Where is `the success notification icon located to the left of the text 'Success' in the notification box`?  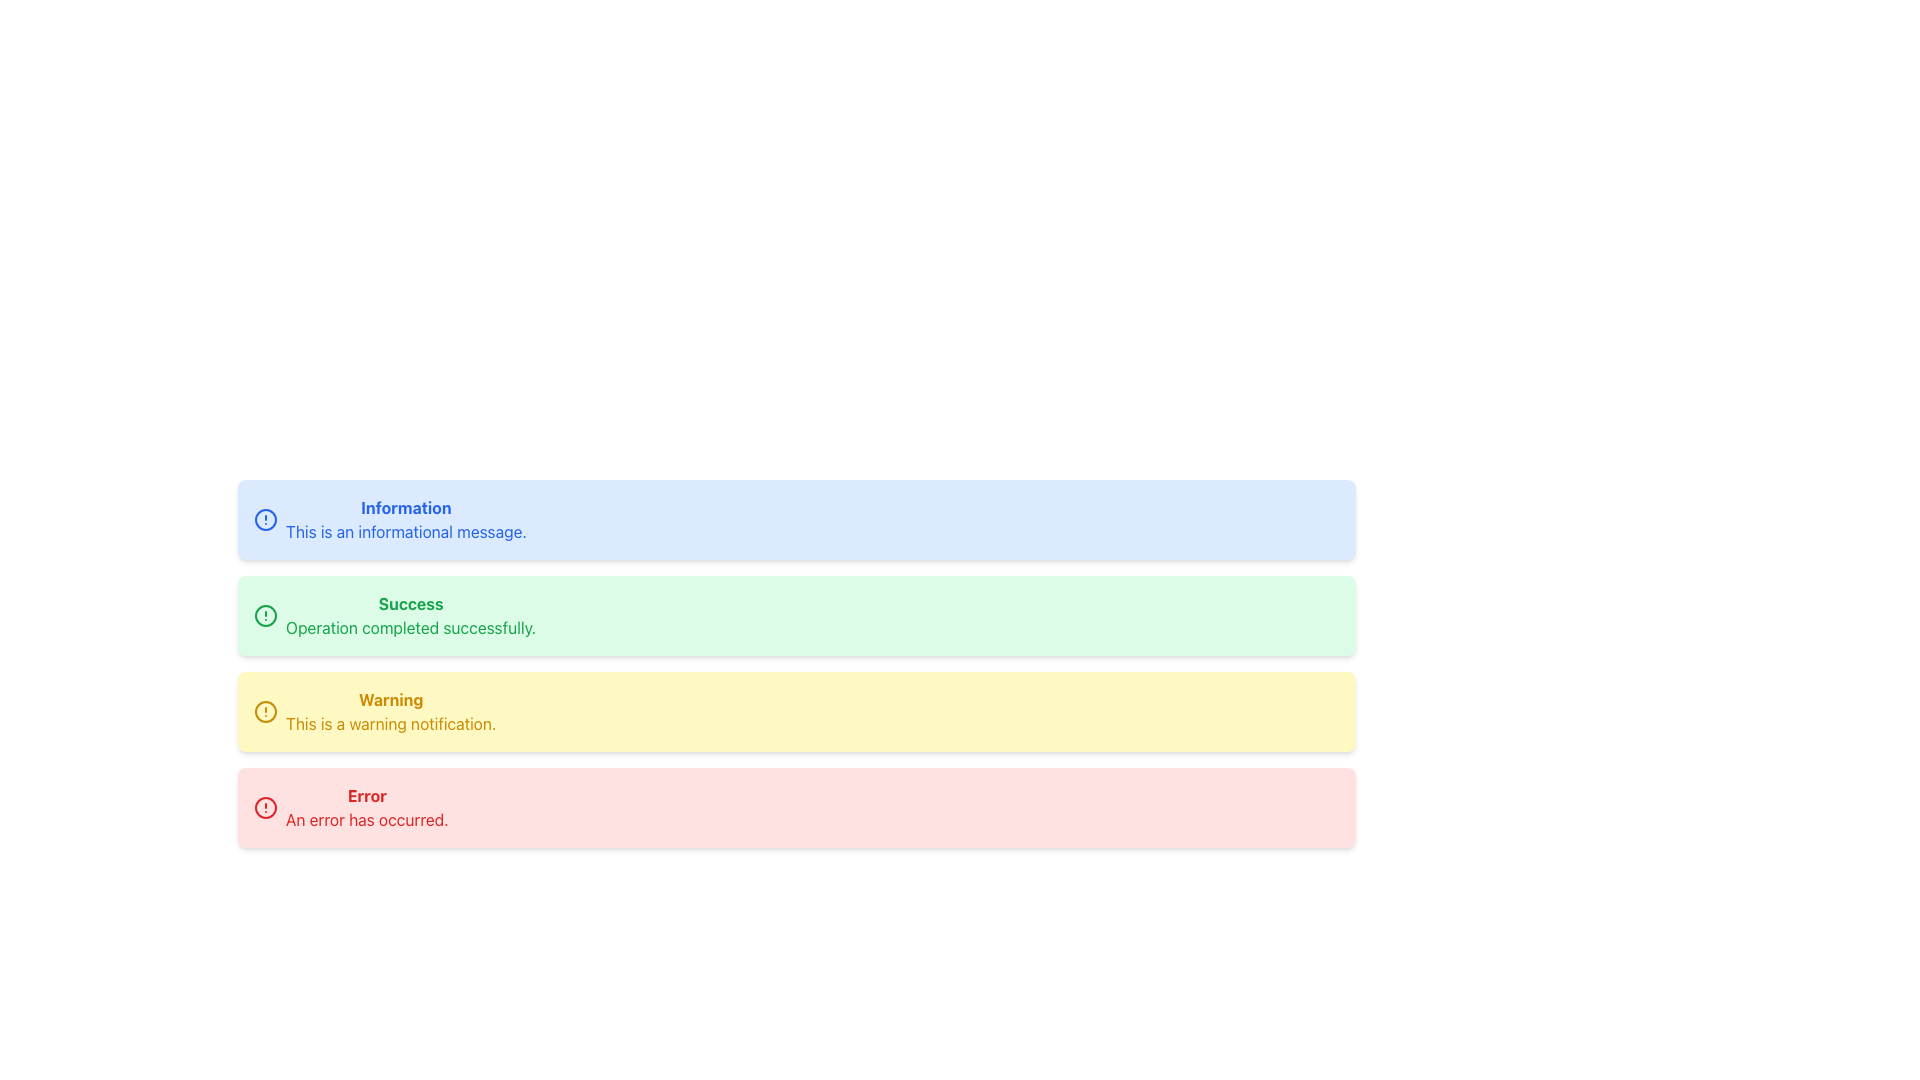 the success notification icon located to the left of the text 'Success' in the notification box is located at coordinates (264, 615).